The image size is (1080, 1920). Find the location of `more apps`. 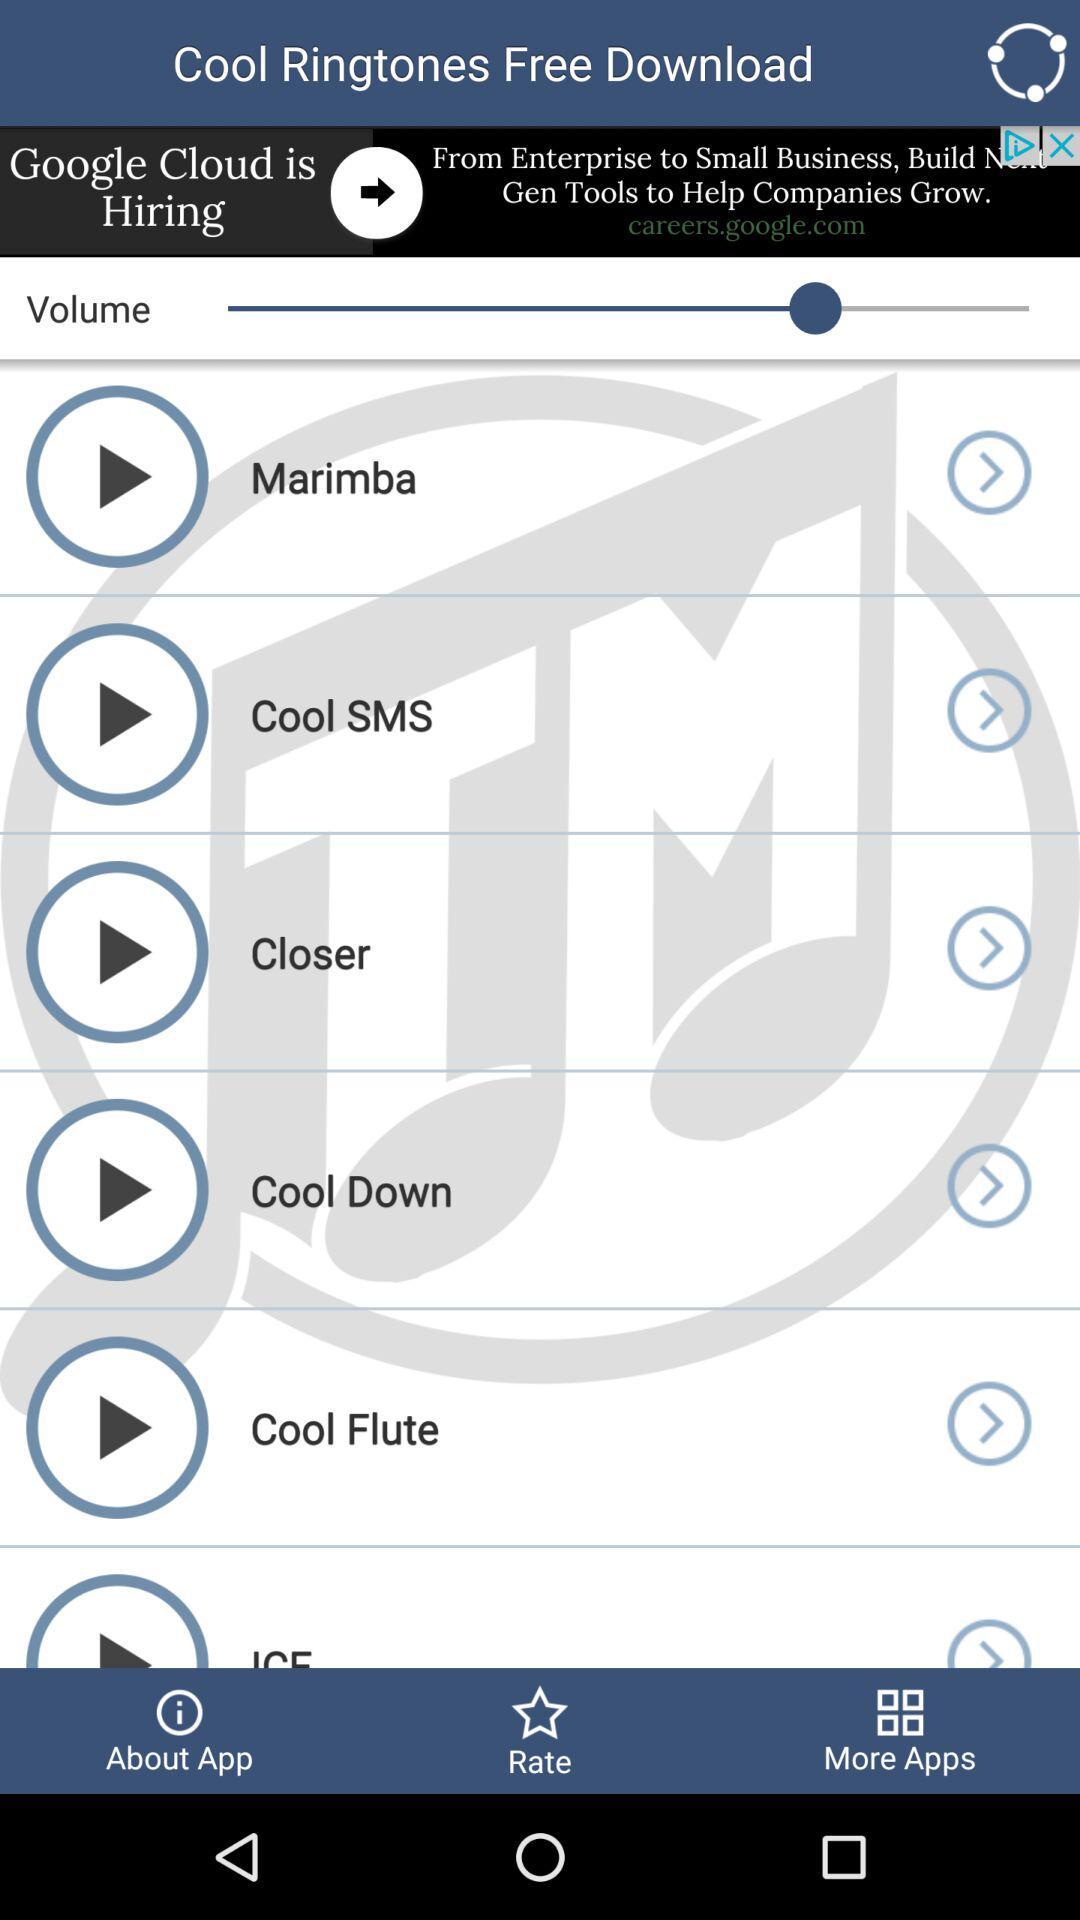

more apps is located at coordinates (898, 1732).